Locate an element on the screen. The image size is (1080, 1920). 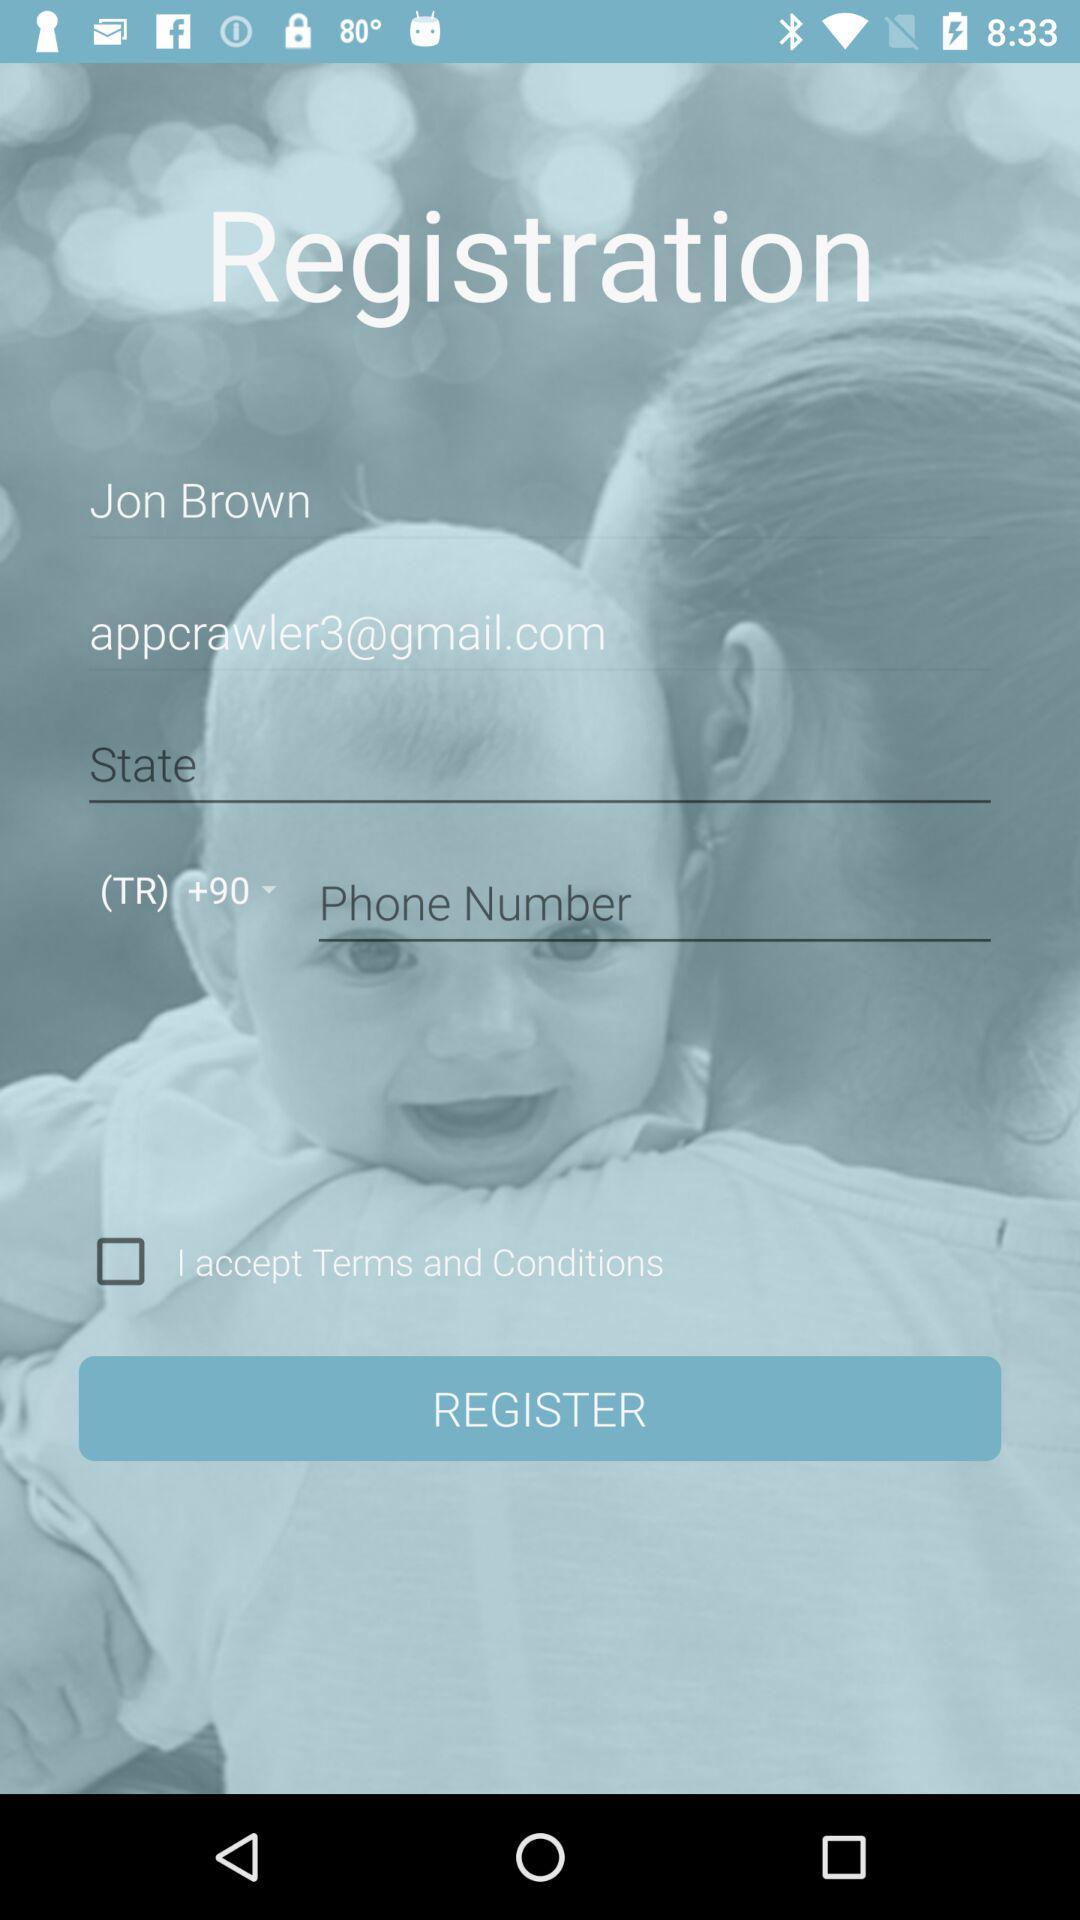
the item to the left of i accept terms is located at coordinates (120, 1260).